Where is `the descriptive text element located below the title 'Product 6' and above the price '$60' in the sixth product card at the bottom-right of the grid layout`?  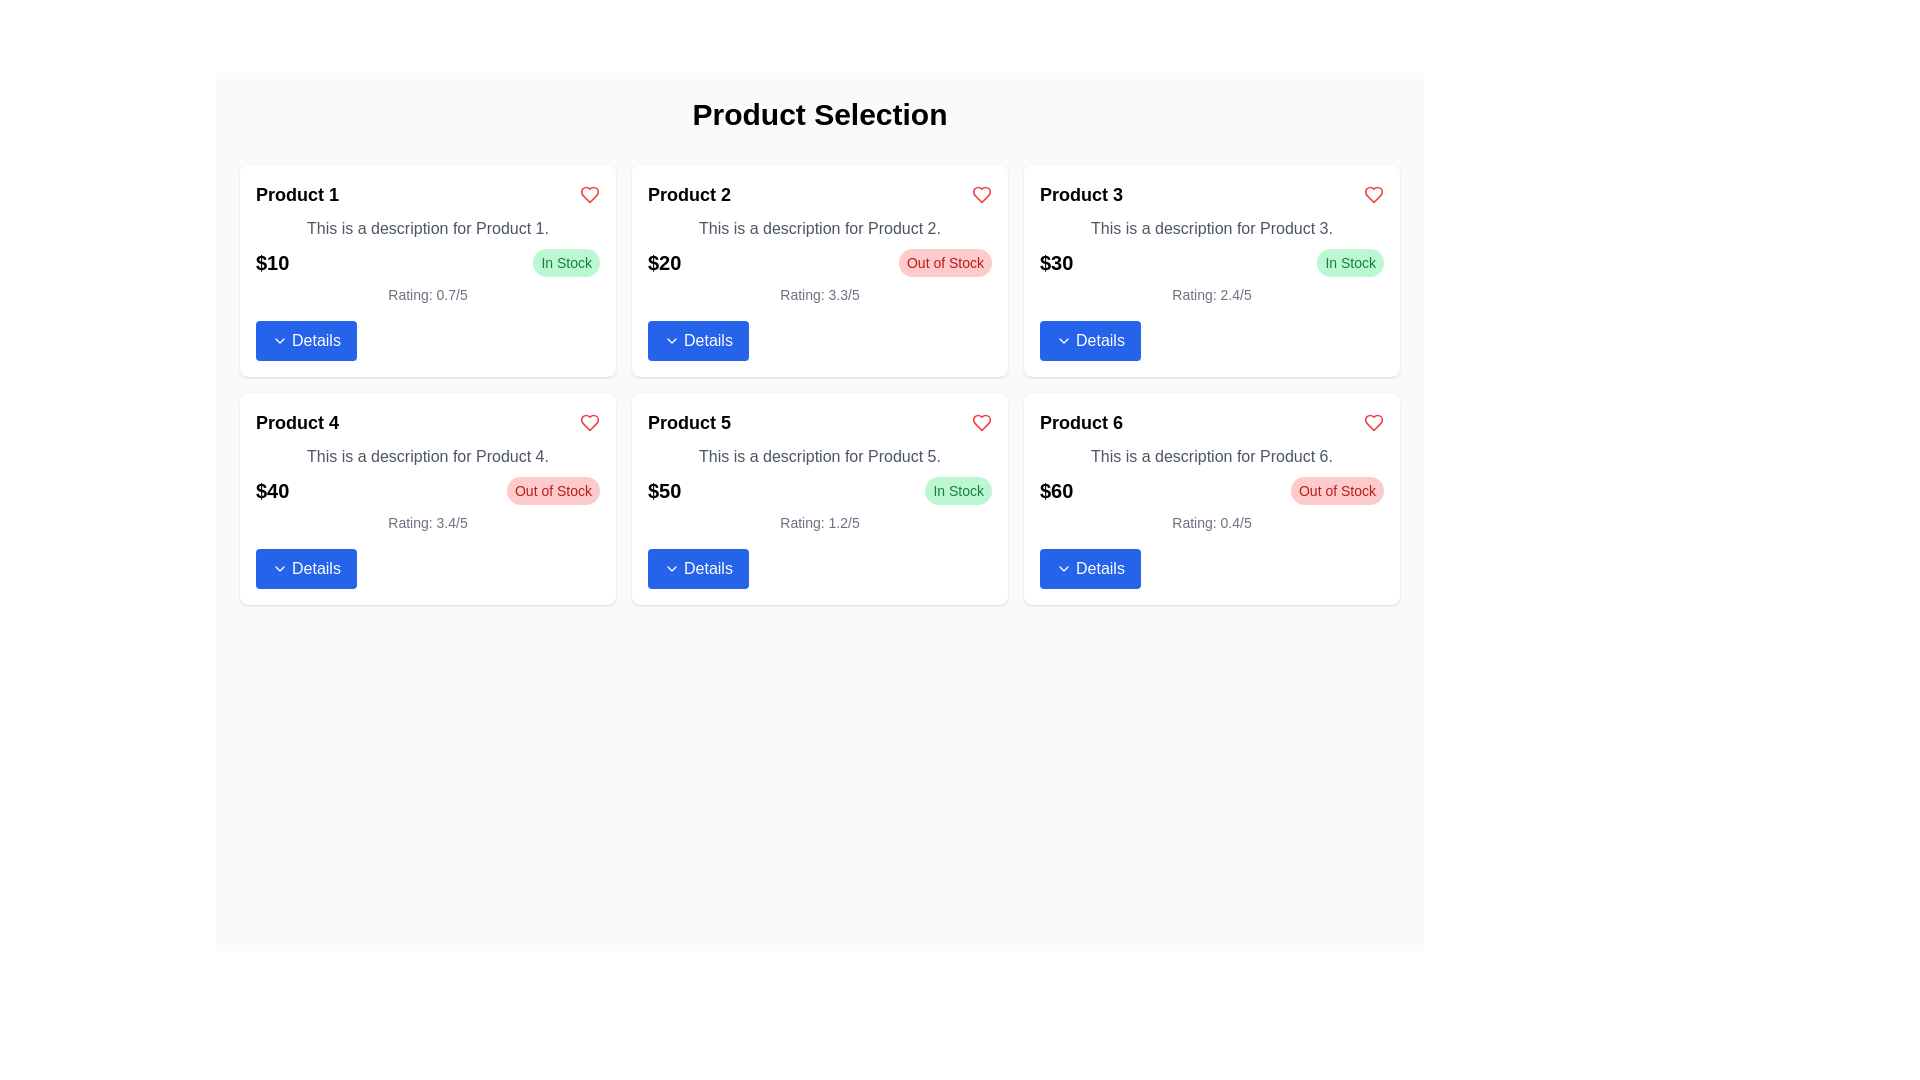
the descriptive text element located below the title 'Product 6' and above the price '$60' in the sixth product card at the bottom-right of the grid layout is located at coordinates (1210, 456).